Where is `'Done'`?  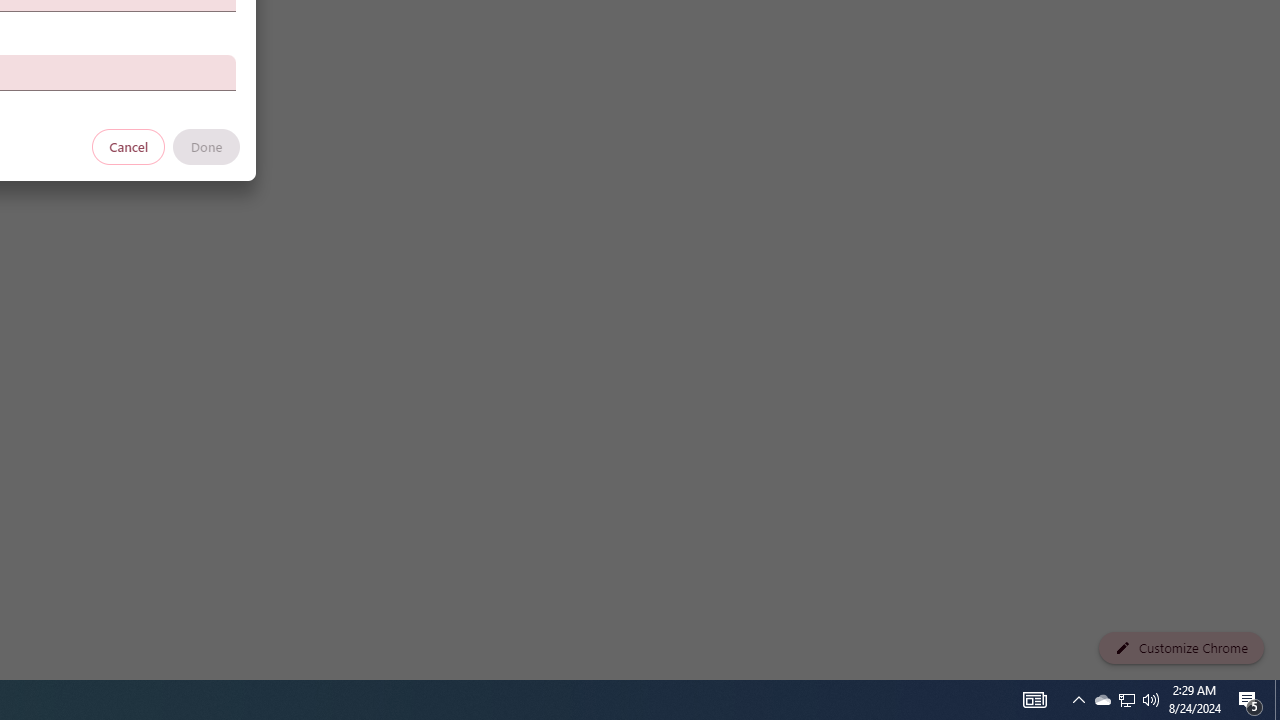
'Done' is located at coordinates (206, 145).